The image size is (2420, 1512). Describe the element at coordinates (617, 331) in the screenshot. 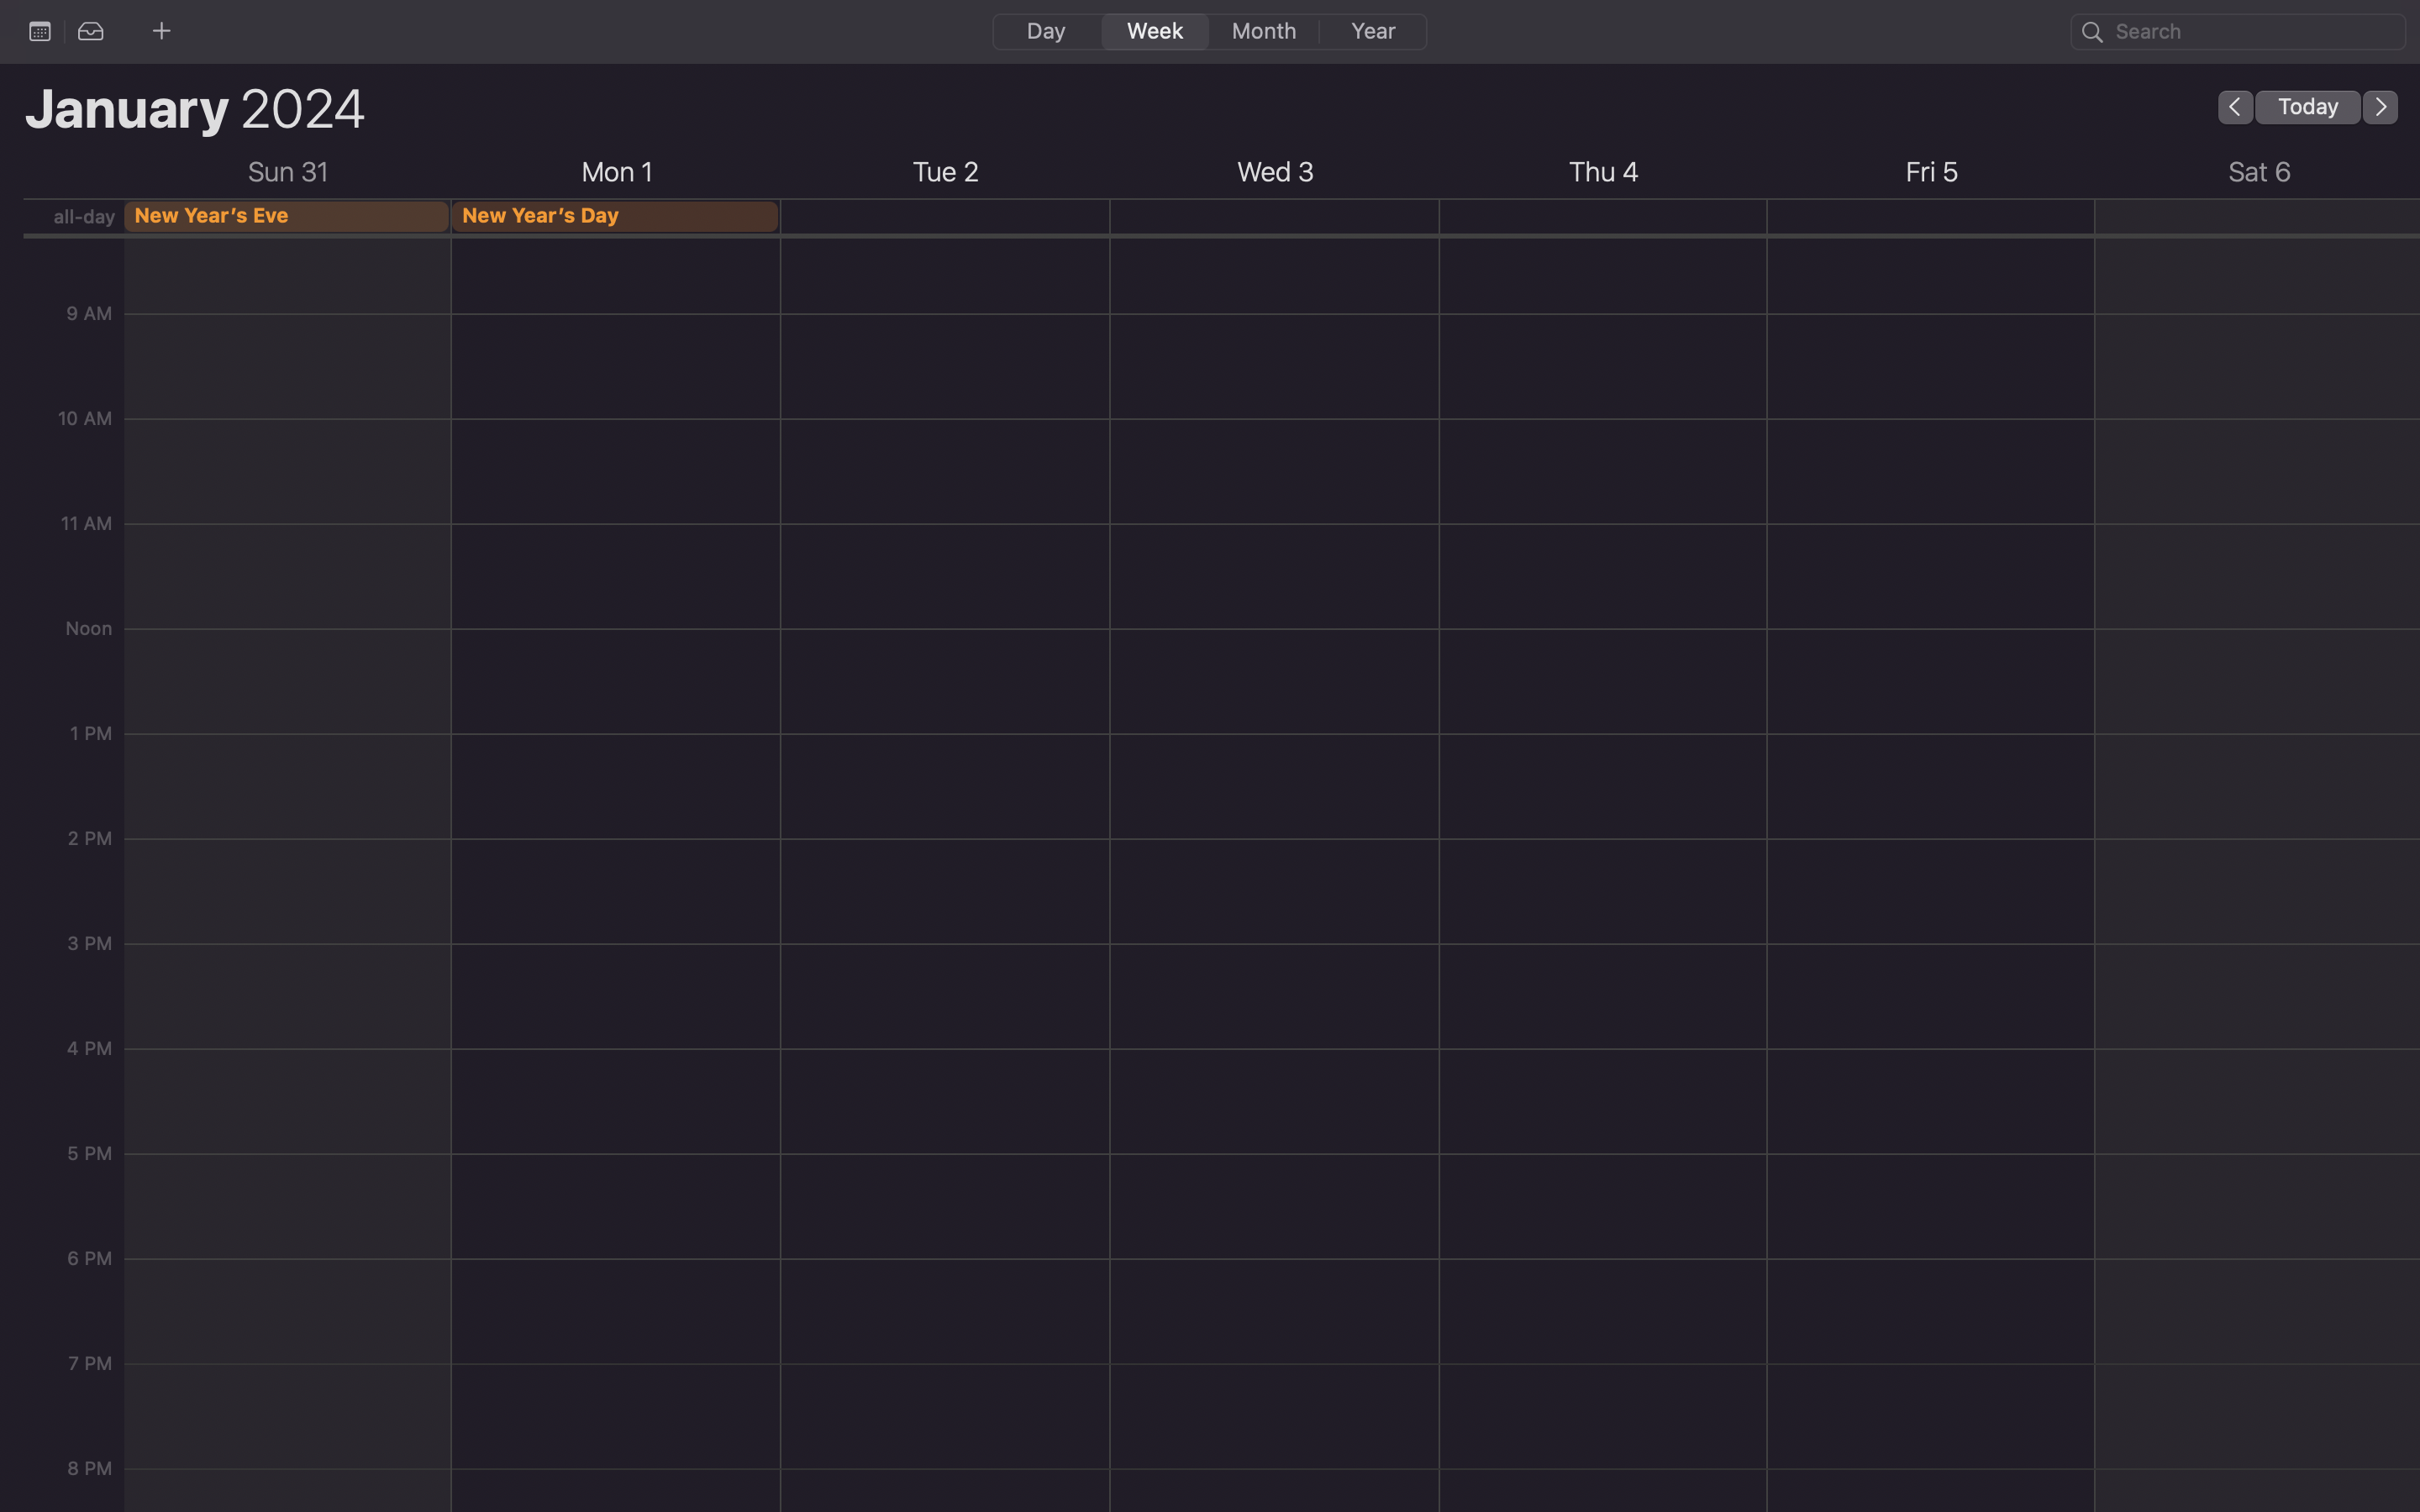

I see `an appointment for Monday at 10 in the morning` at that location.